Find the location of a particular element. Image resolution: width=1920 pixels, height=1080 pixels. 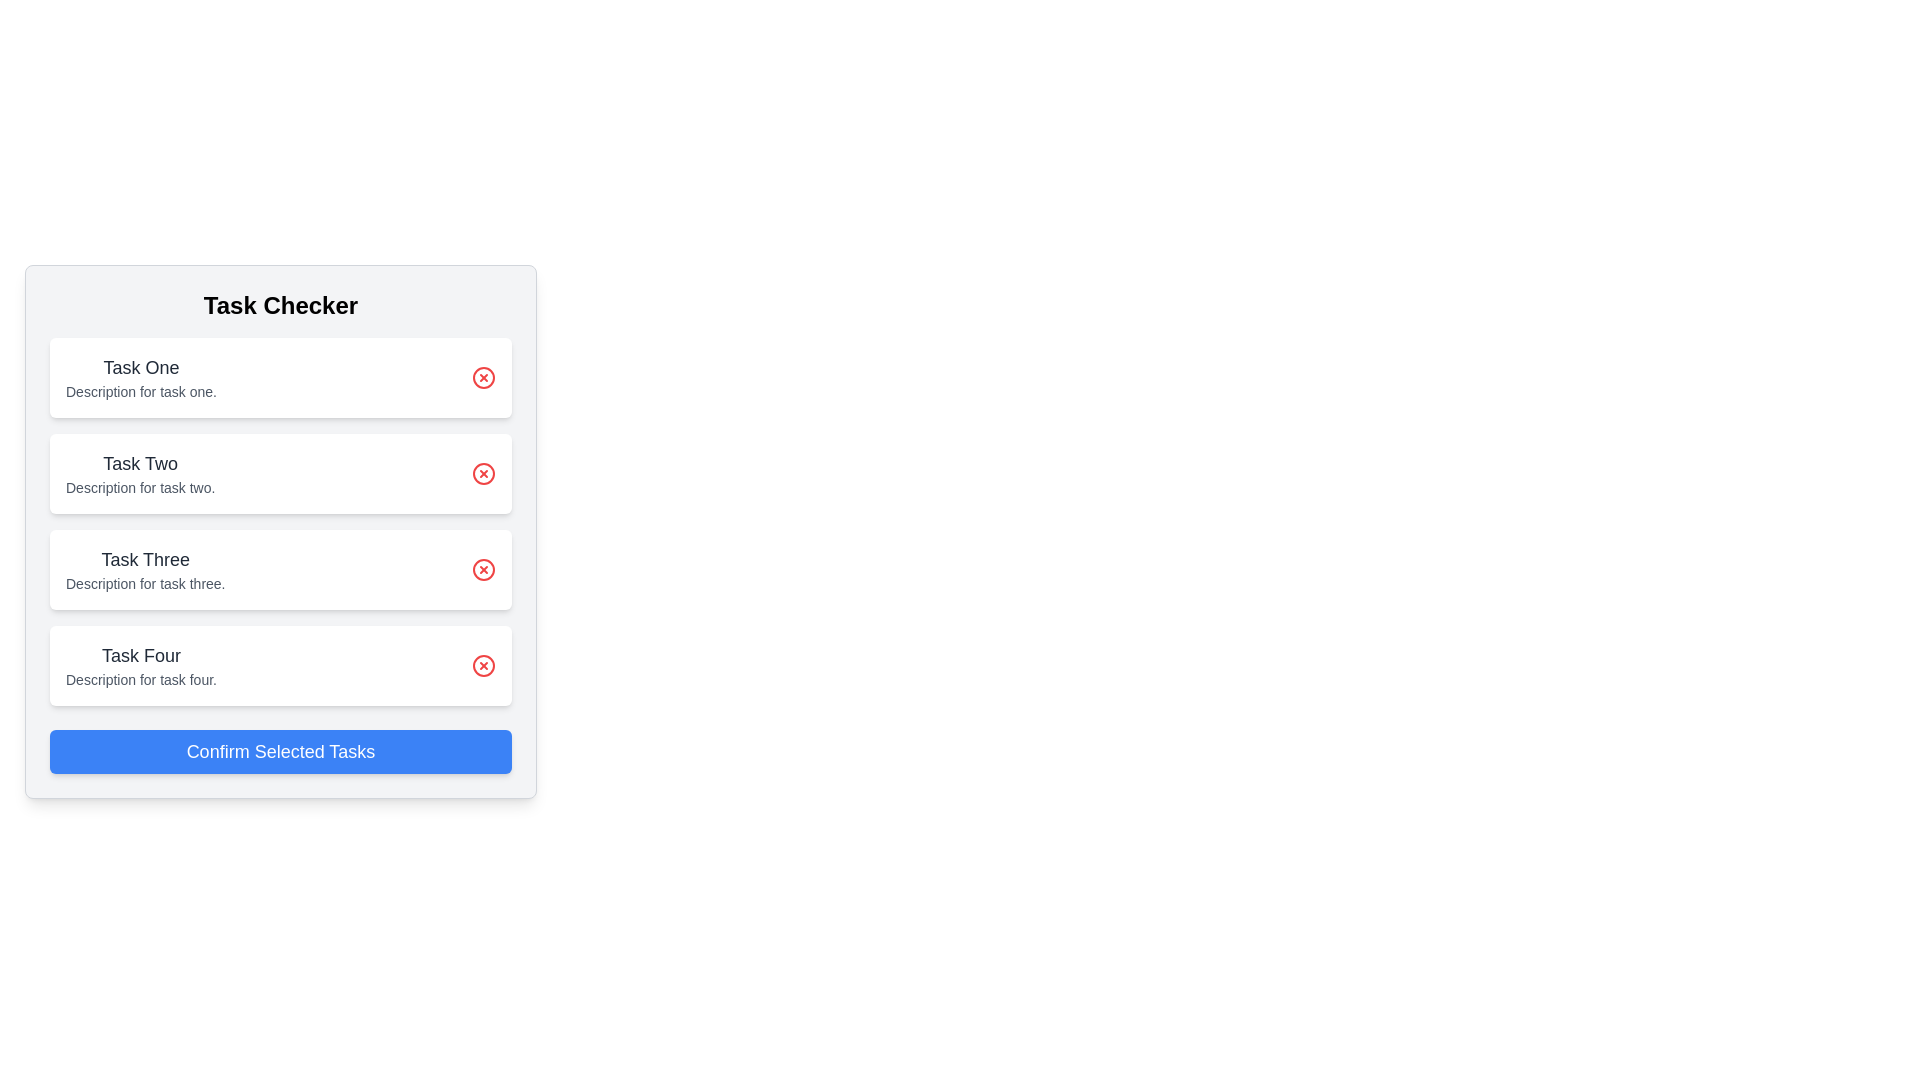

the title label of the task management interface is located at coordinates (280, 305).